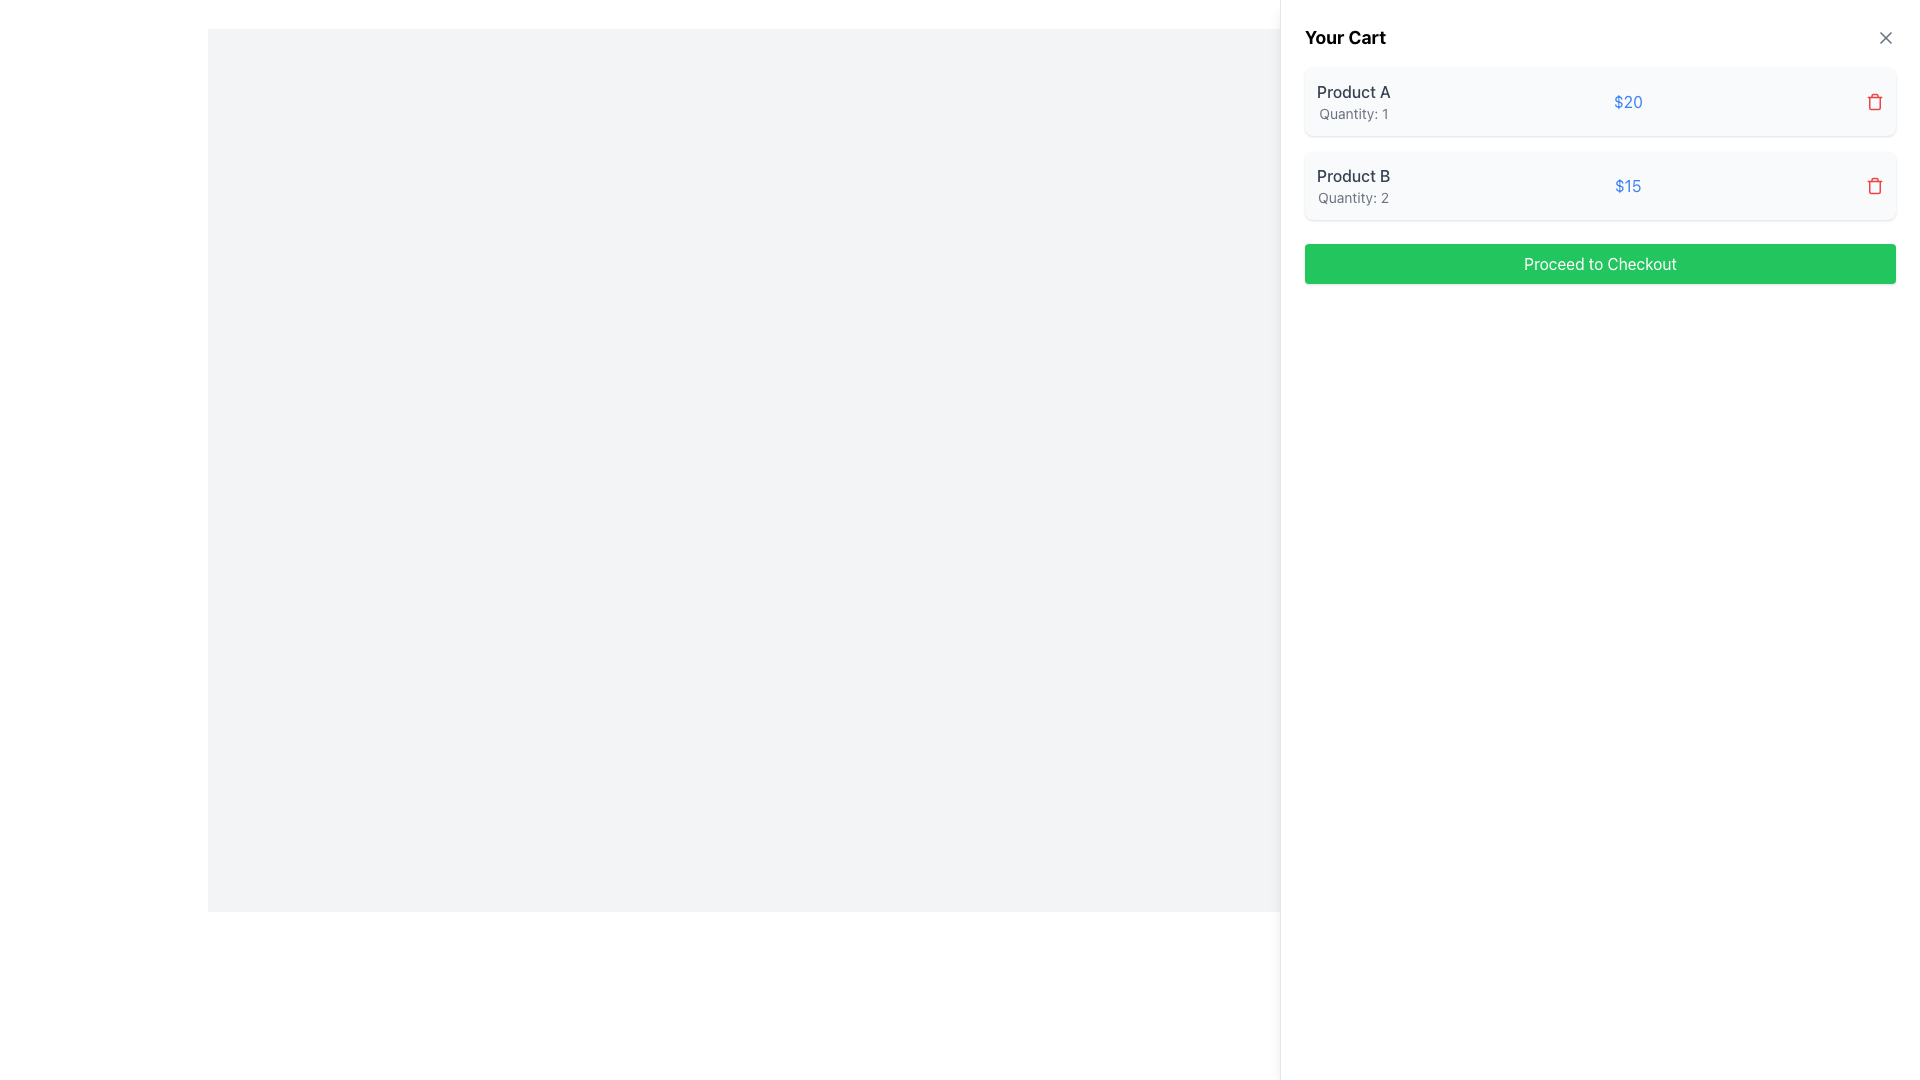  Describe the element at coordinates (1353, 114) in the screenshot. I see `the text label displaying 'Quantity: 1' located beneath the main product name 'Product A' in the cart section on the right side of the interface` at that location.